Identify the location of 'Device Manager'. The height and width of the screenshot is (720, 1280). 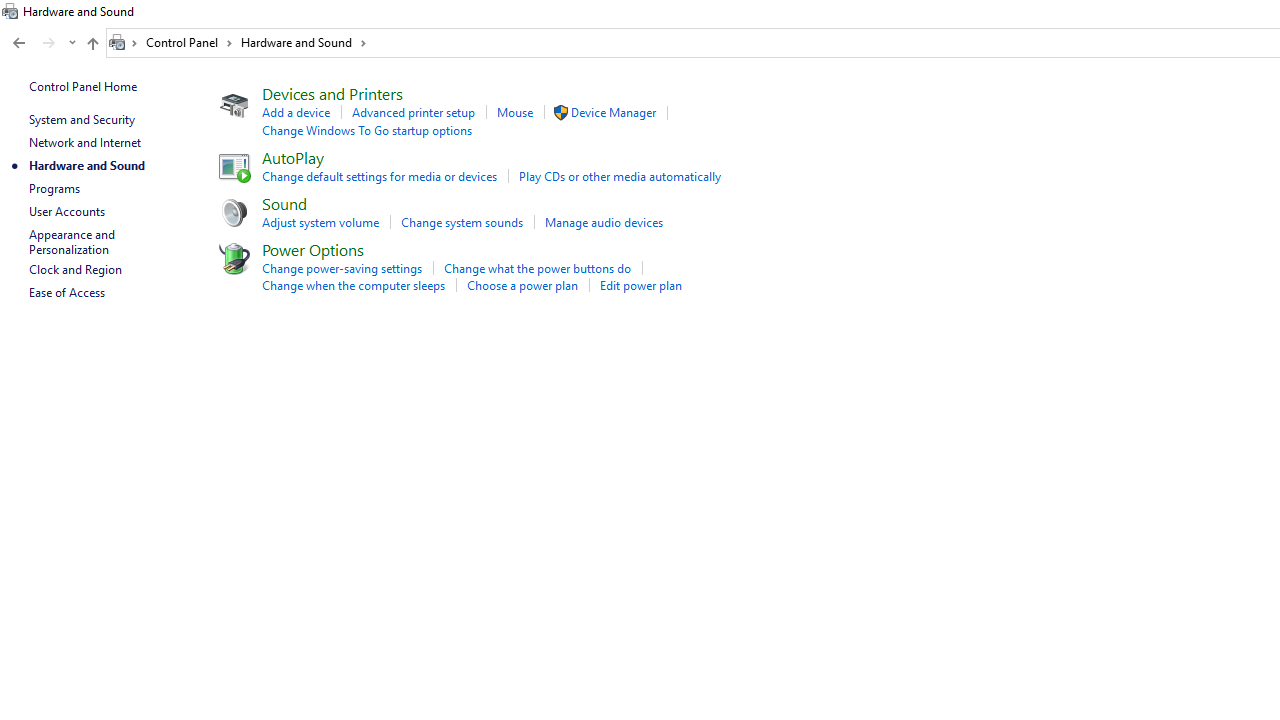
(612, 112).